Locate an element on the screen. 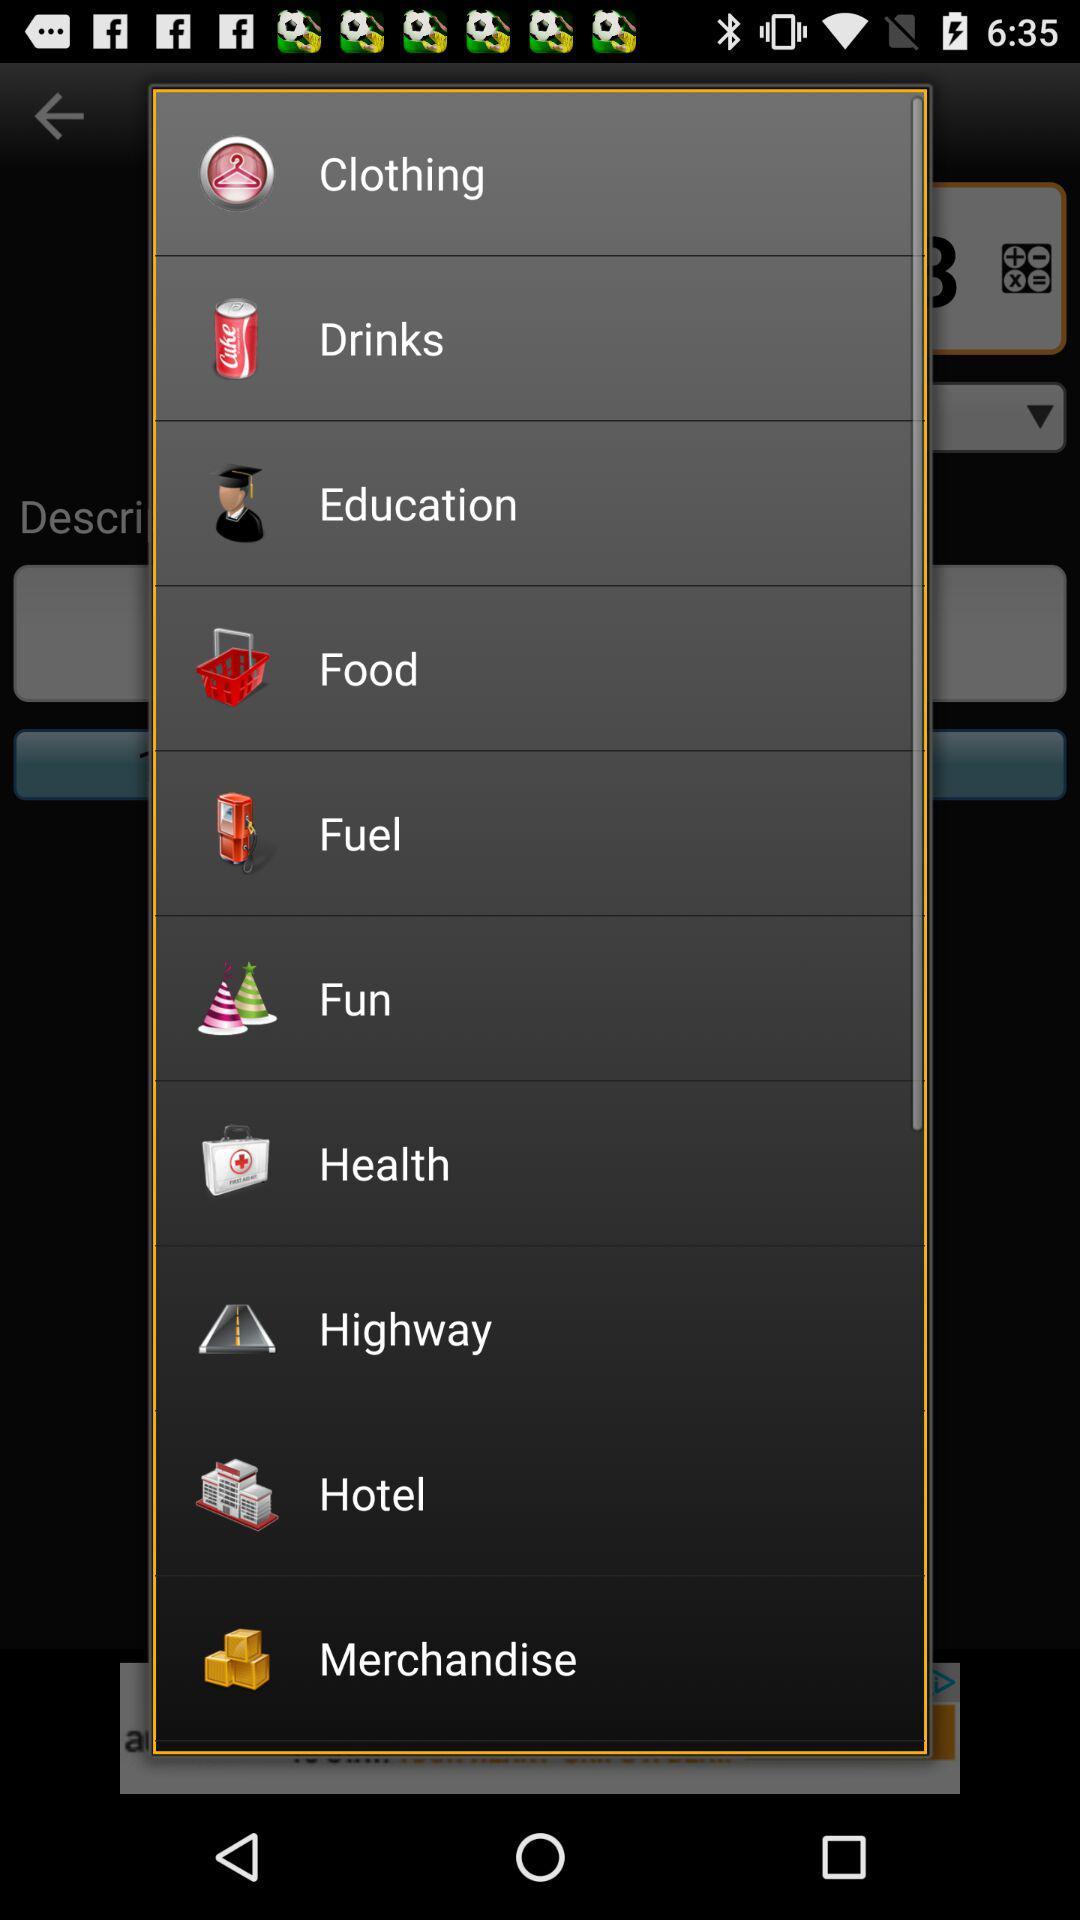  app above highway app is located at coordinates (607, 1162).